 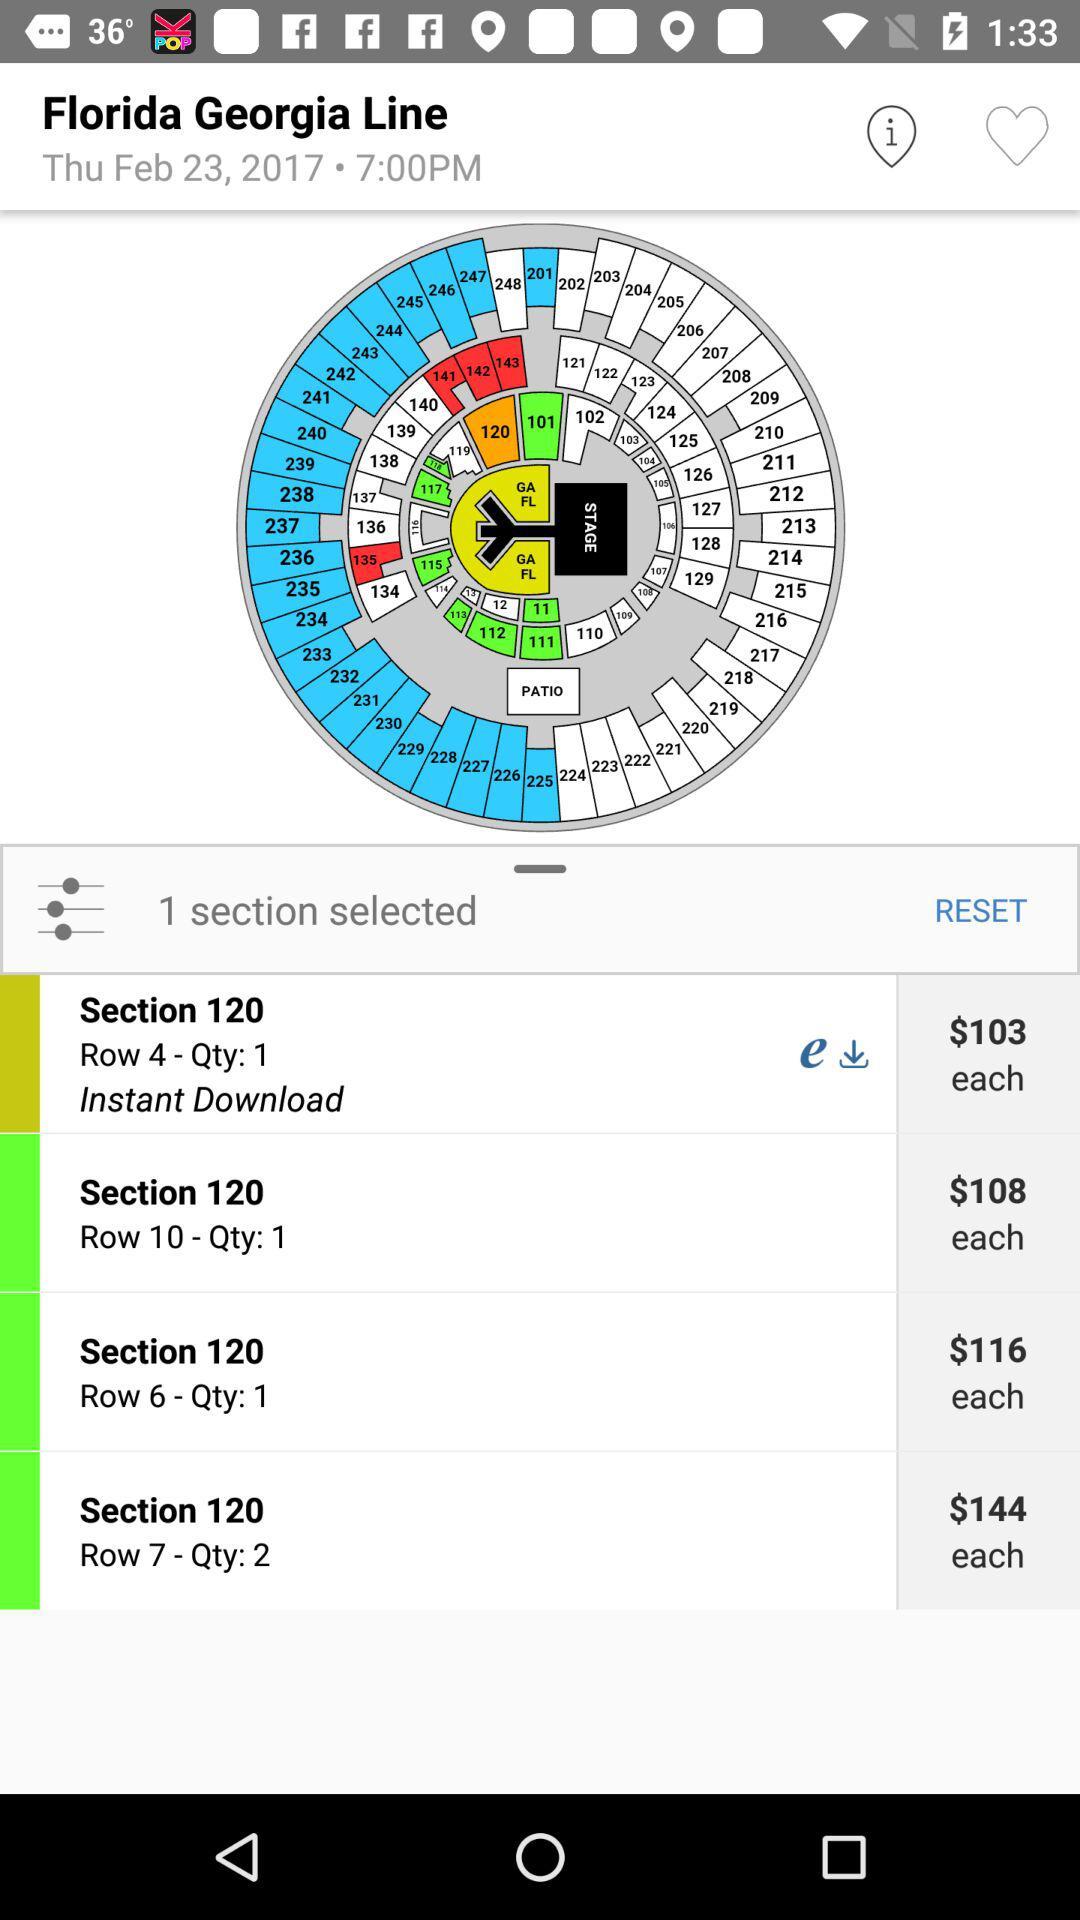 I want to click on icon next to the thu feb 23 item, so click(x=890, y=135).